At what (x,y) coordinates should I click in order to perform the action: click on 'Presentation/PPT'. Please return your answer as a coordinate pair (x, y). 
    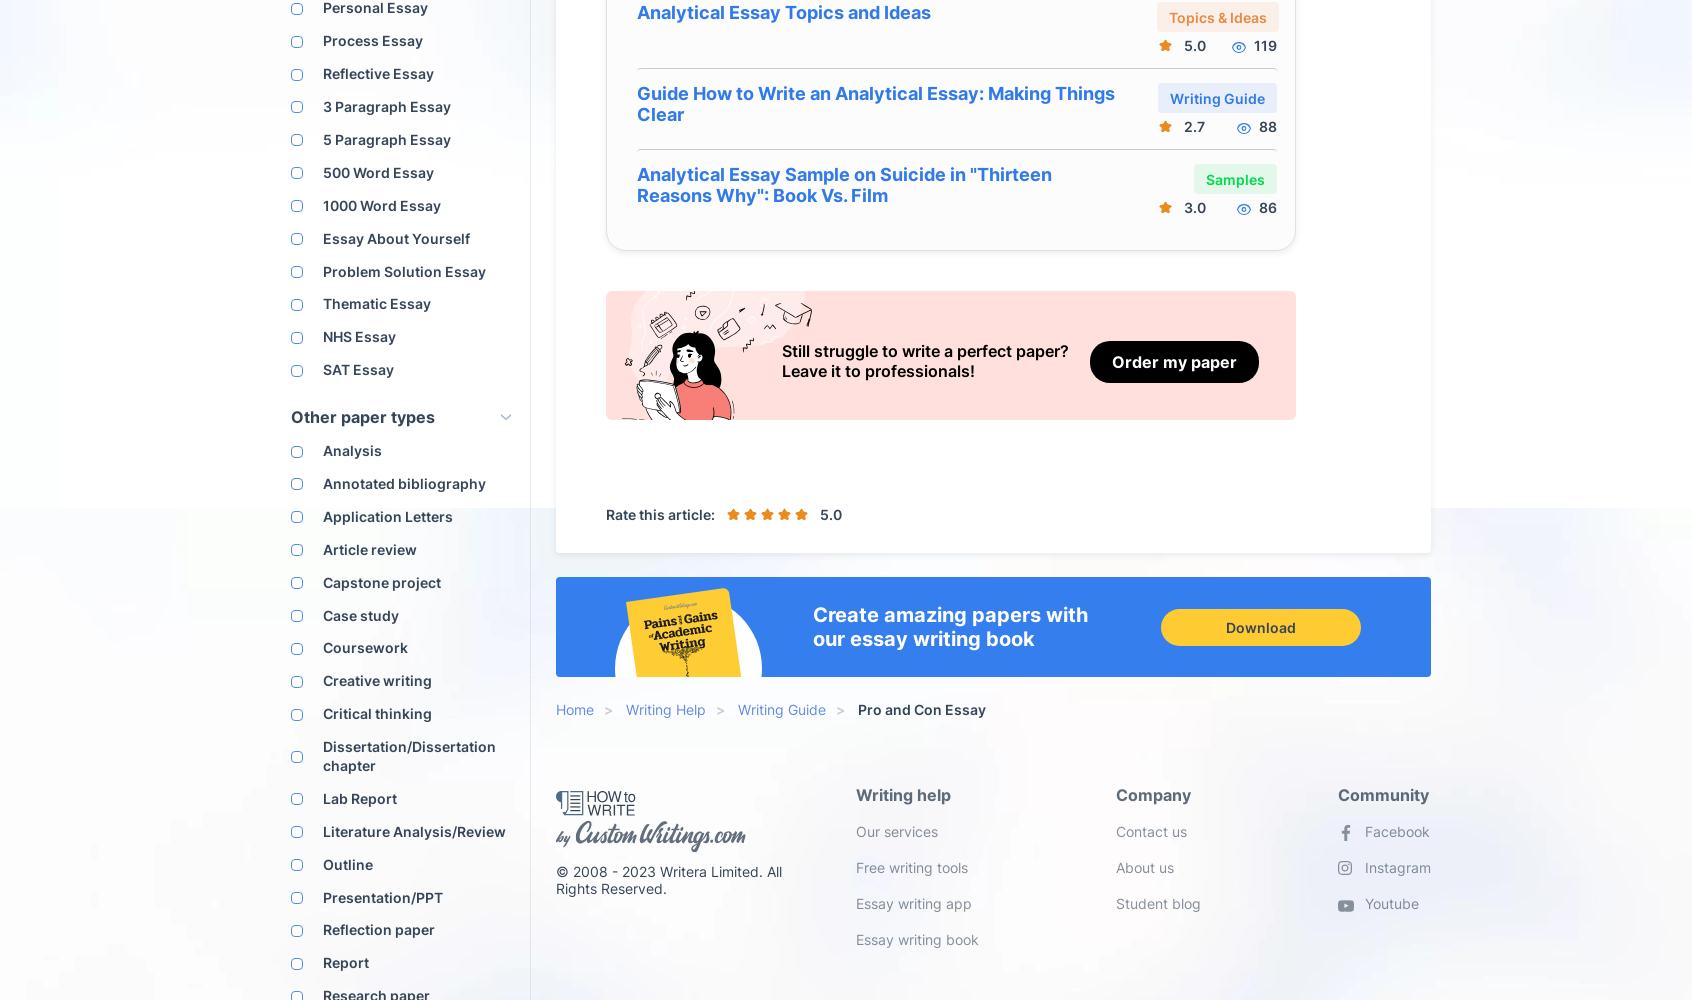
    Looking at the image, I should click on (383, 896).